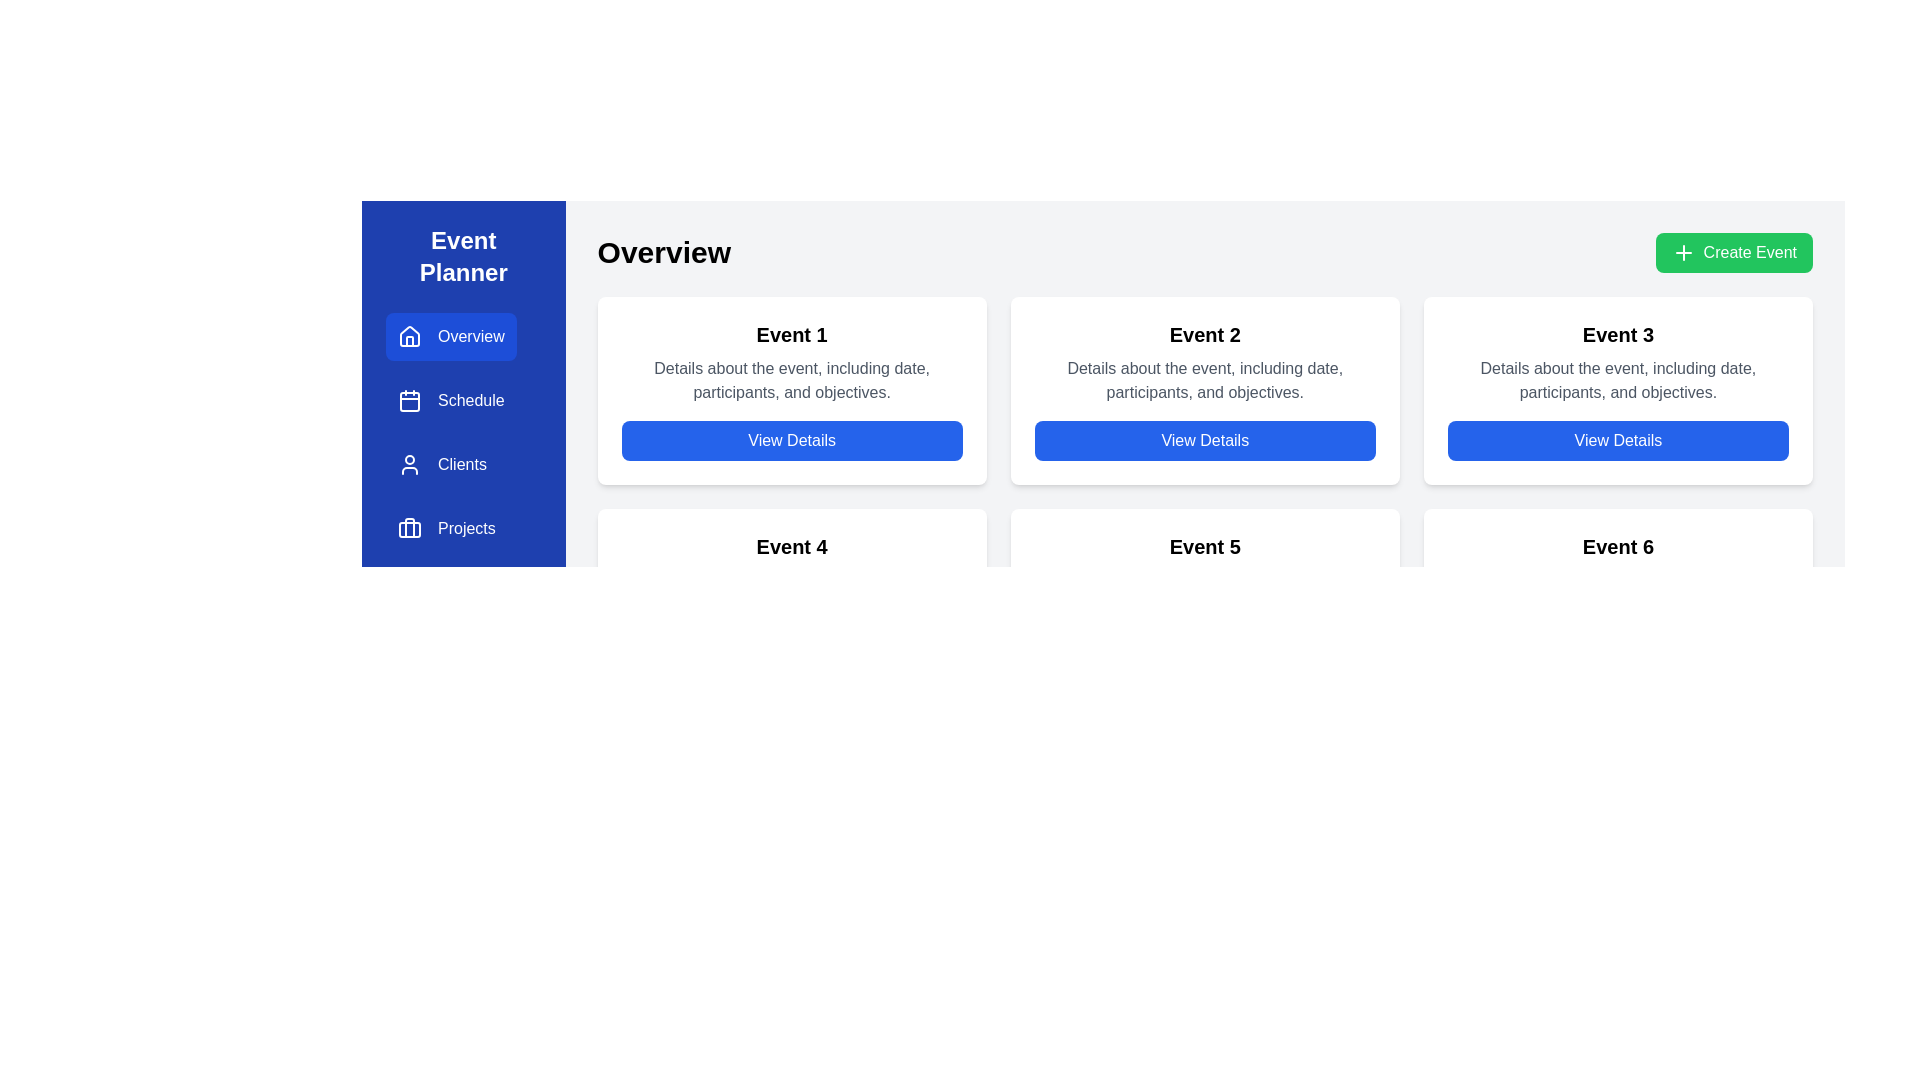  Describe the element at coordinates (791, 362) in the screenshot. I see `the 'Event 1' text block, which is a title and description pair located` at that location.